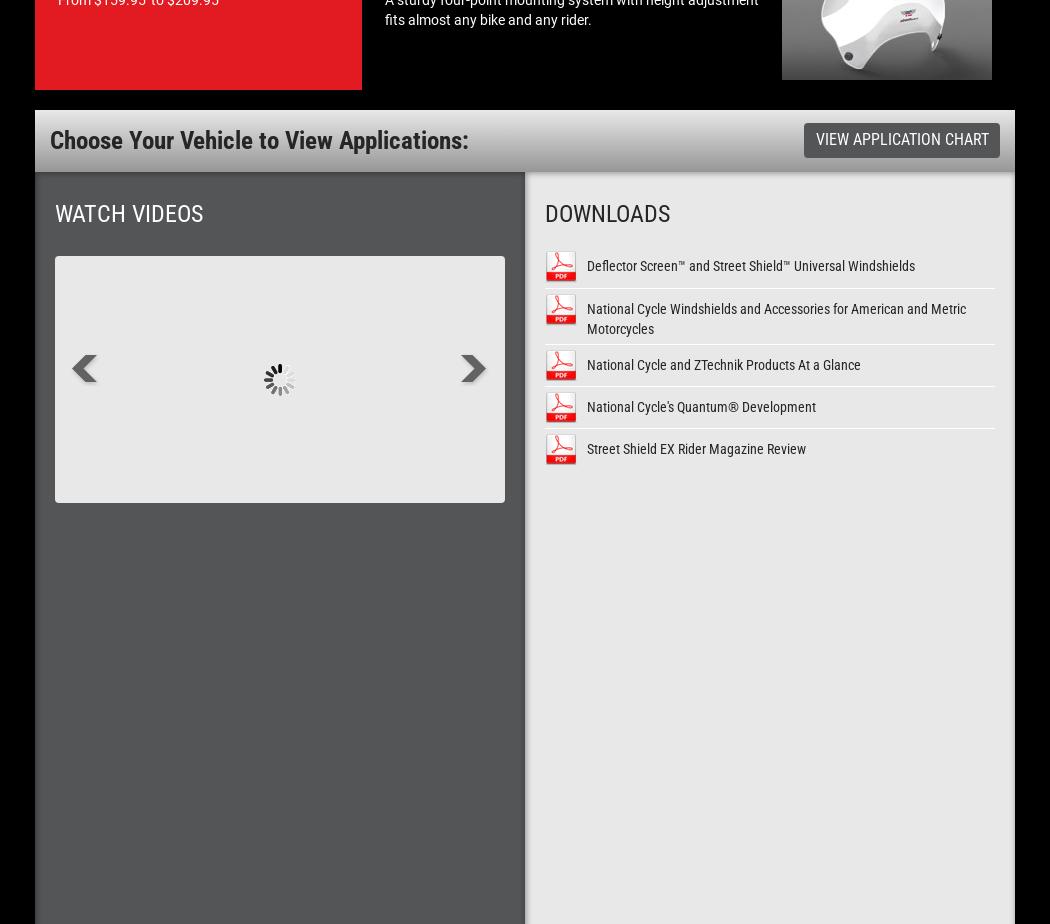  I want to click on 'Downloads', so click(607, 212).